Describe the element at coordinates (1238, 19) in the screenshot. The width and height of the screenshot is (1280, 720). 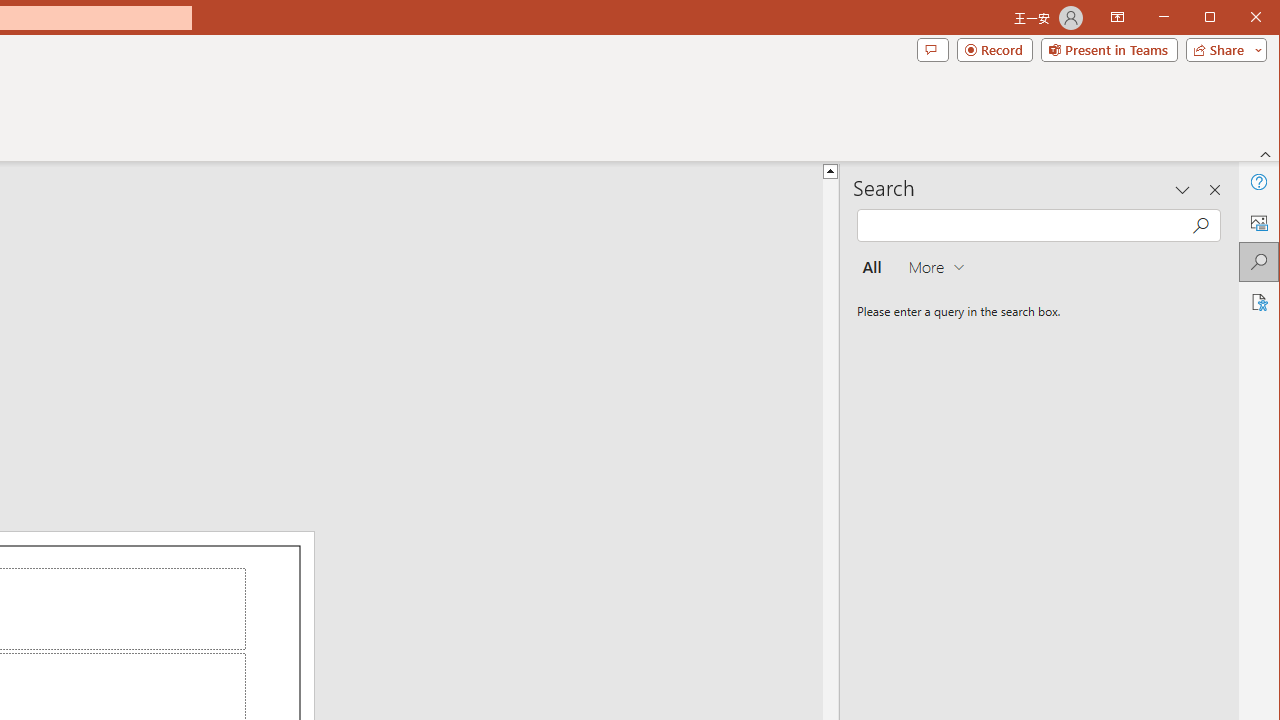
I see `'Maximize'` at that location.